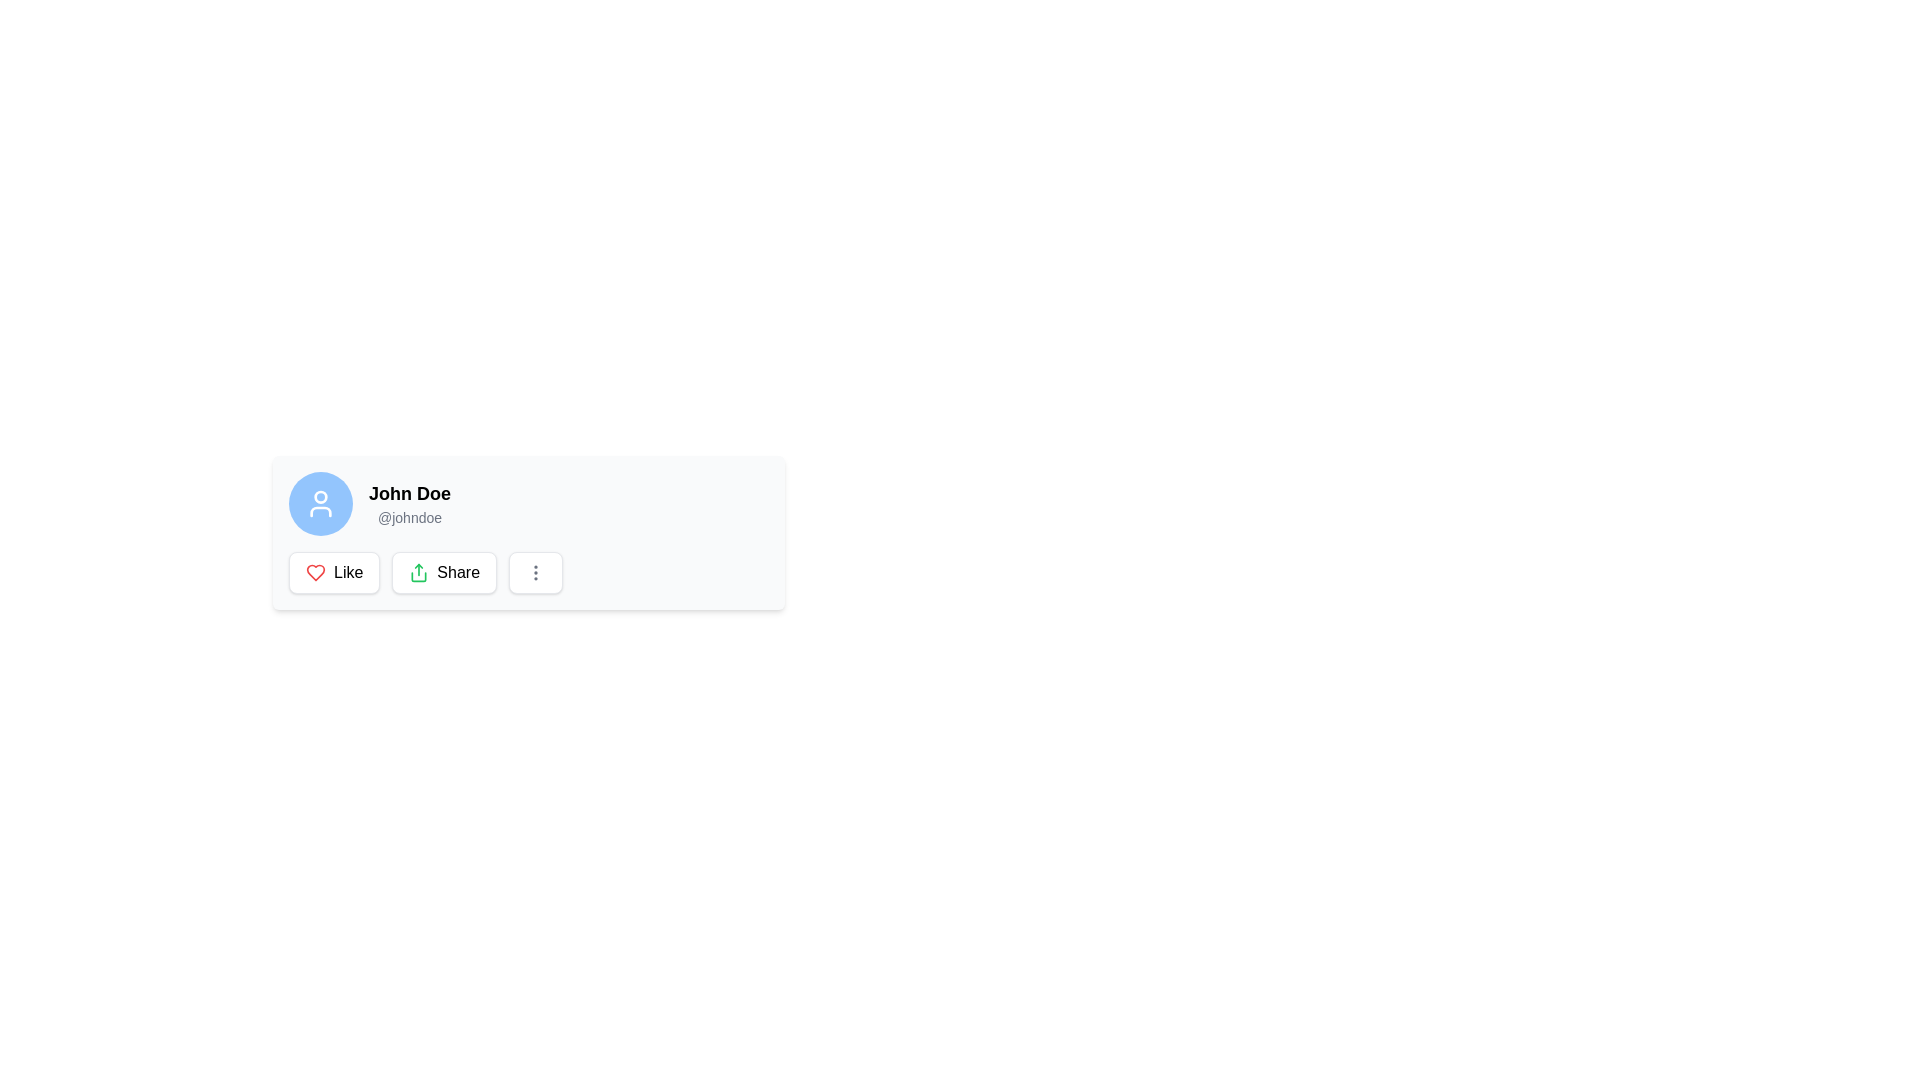  I want to click on the user profile icon, which is a circular blue icon located to the left of the text 'John Doe' and '@johndoe', so click(321, 503).